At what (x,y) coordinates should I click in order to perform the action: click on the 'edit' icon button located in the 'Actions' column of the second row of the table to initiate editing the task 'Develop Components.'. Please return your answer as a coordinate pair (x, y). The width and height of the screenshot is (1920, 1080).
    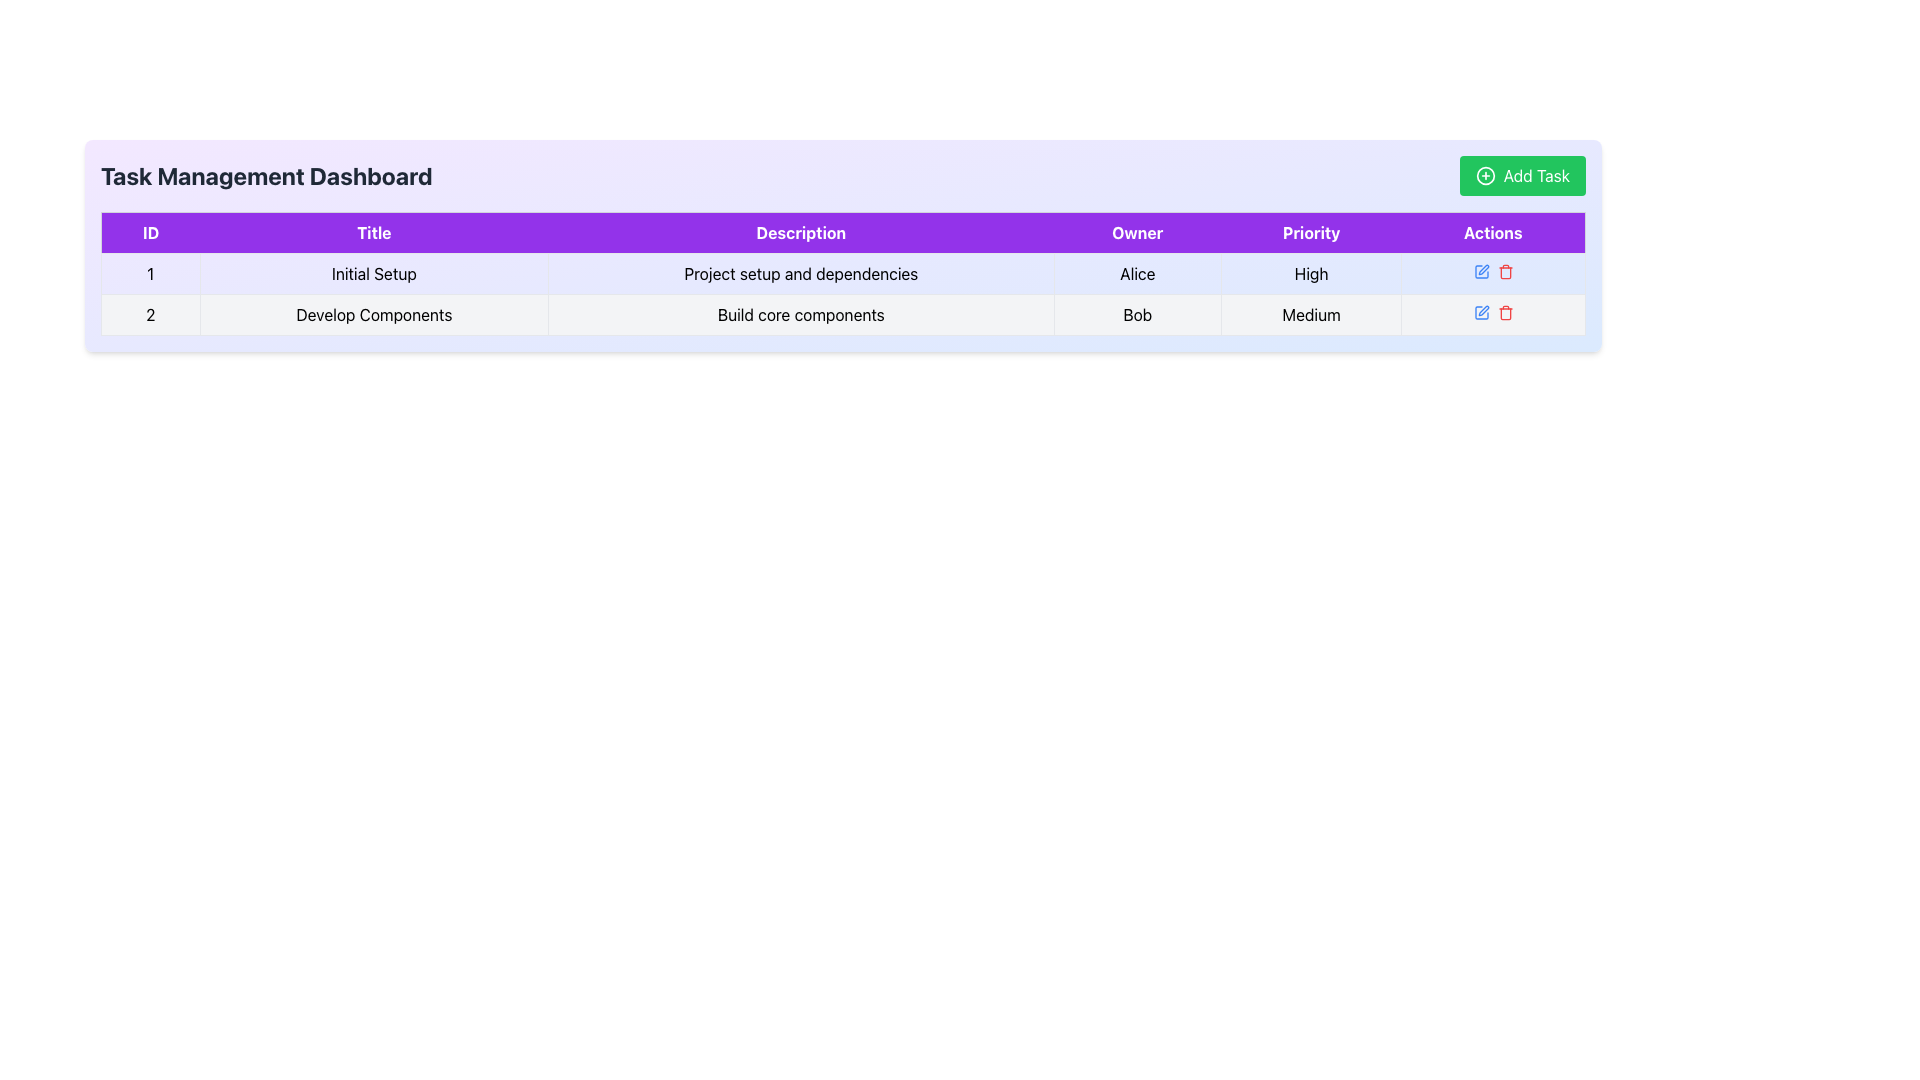
    Looking at the image, I should click on (1483, 311).